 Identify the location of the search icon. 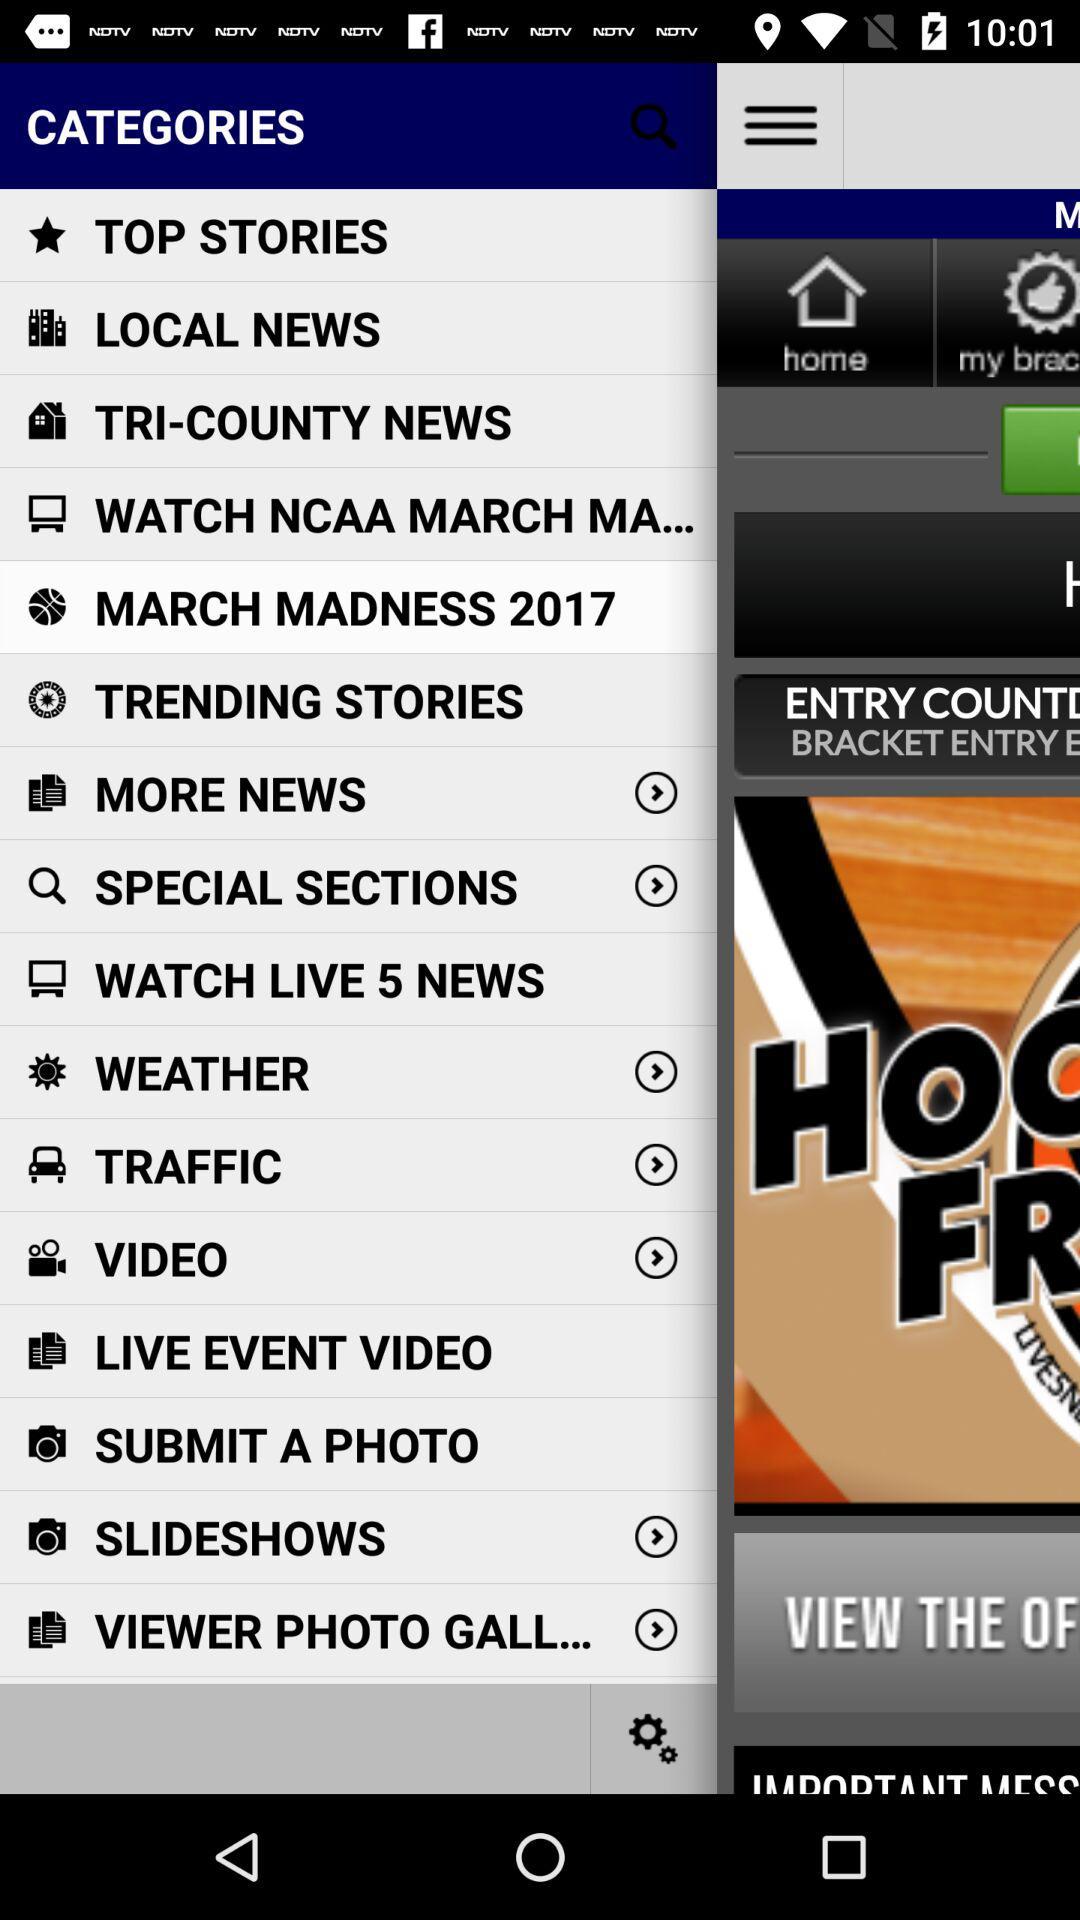
(654, 124).